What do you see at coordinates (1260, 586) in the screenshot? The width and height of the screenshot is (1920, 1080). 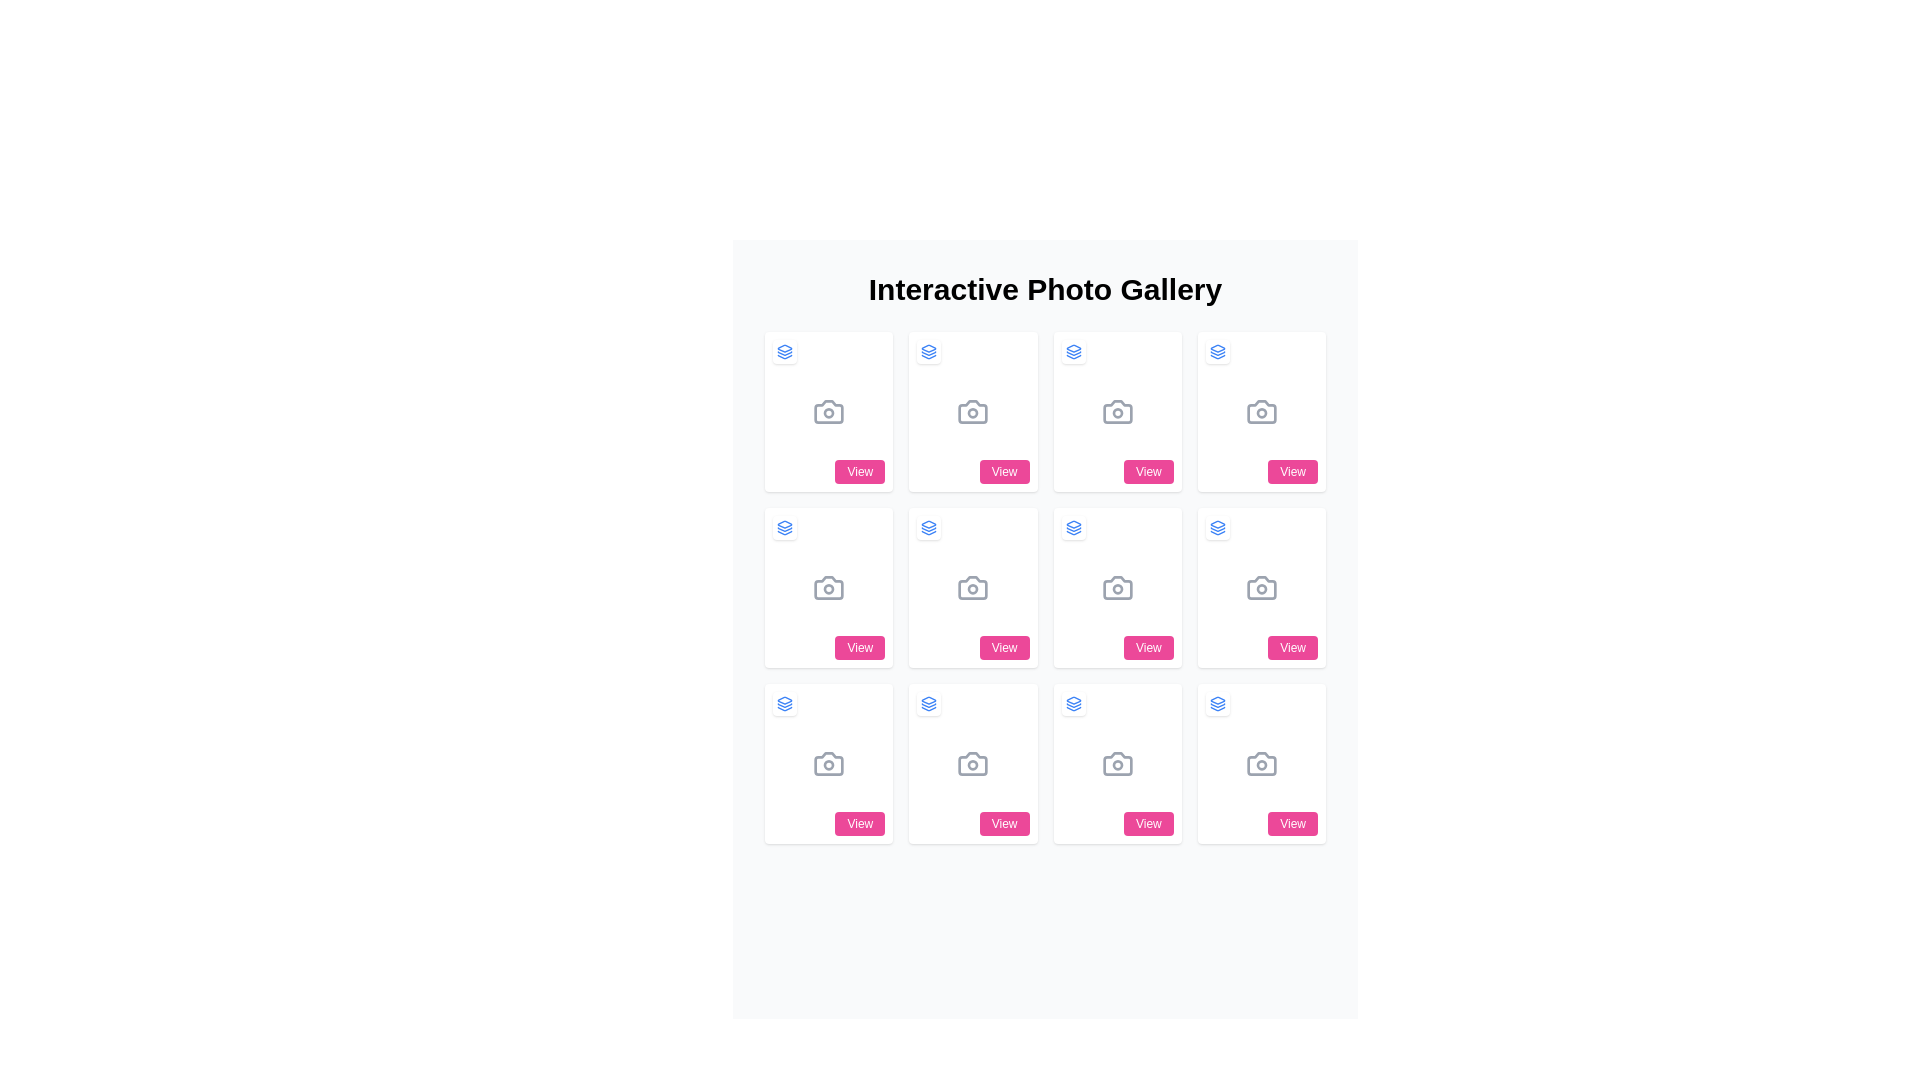 I see `the stylized camera icon, which is a gray outline with a lens in the center, located in the third row and third column of the grid layout` at bounding box center [1260, 586].